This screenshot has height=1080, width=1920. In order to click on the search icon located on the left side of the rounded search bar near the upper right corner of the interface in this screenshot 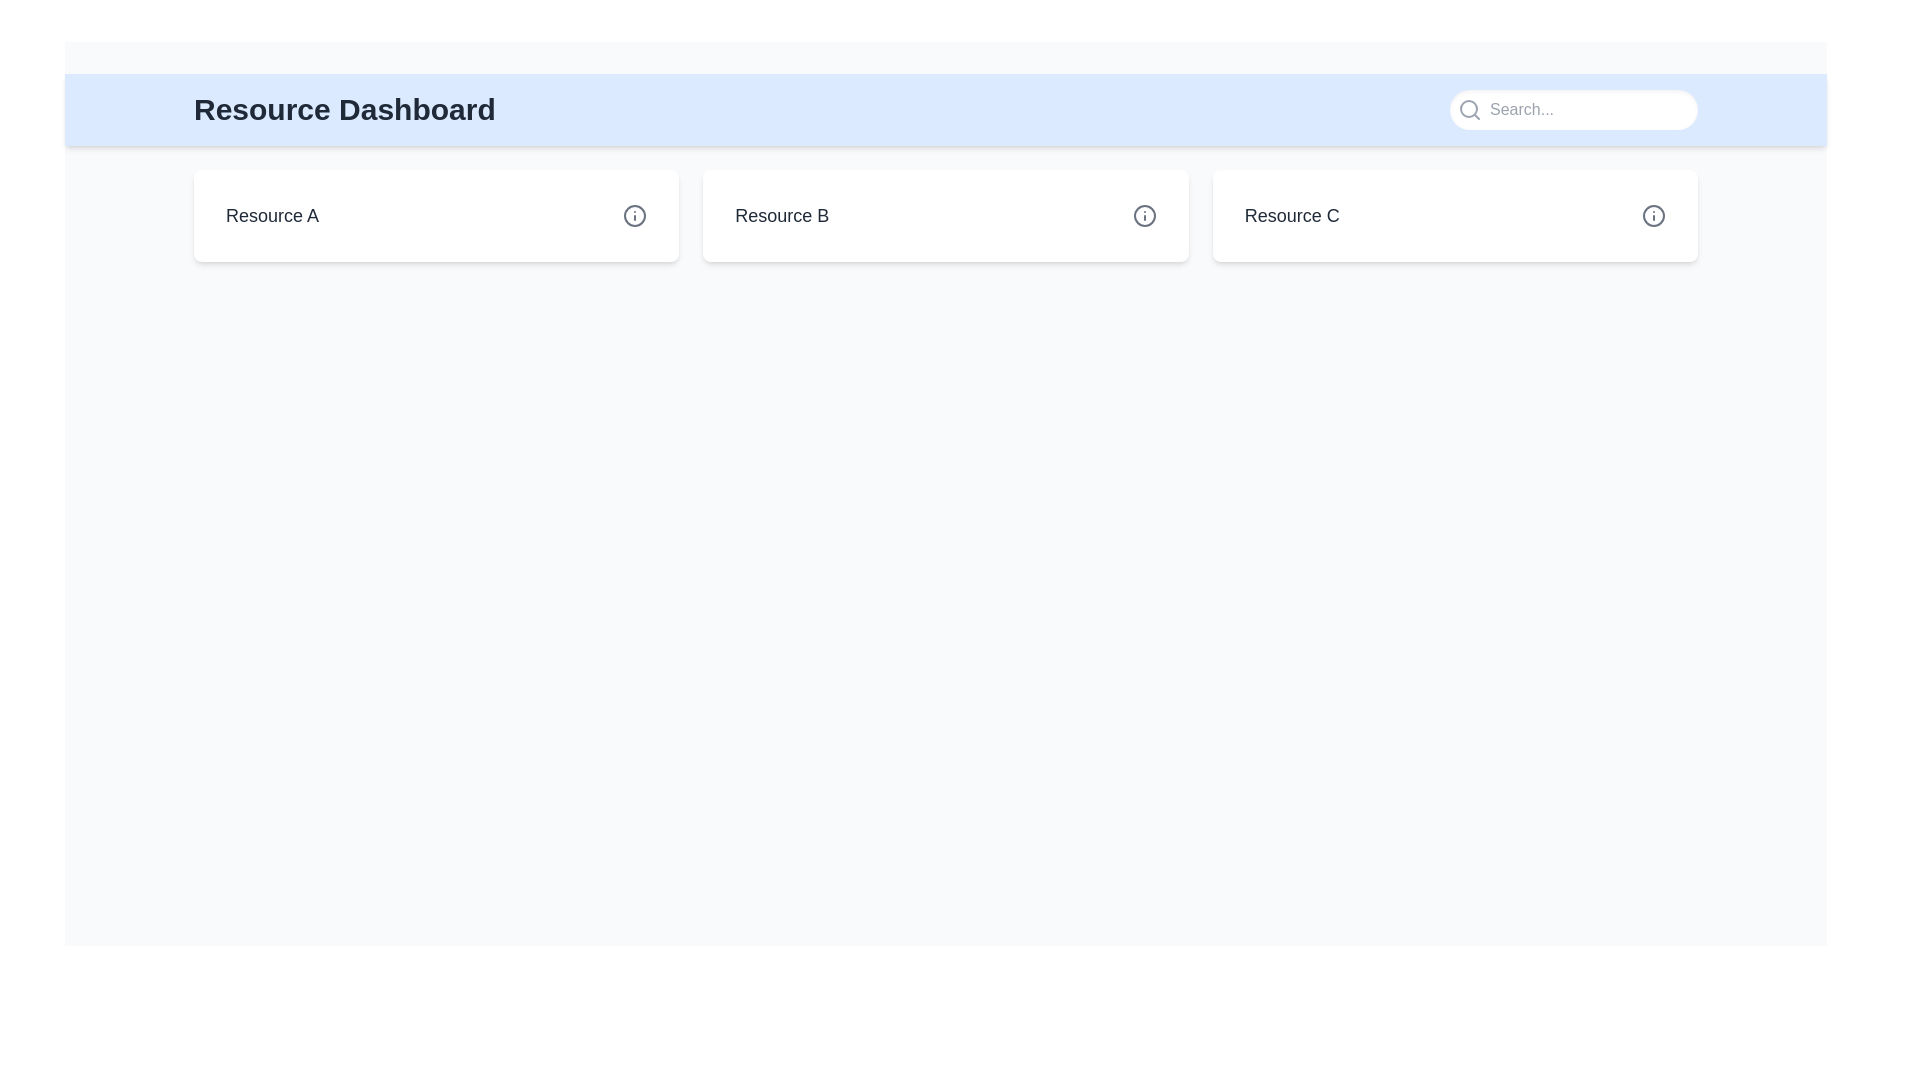, I will do `click(1469, 110)`.